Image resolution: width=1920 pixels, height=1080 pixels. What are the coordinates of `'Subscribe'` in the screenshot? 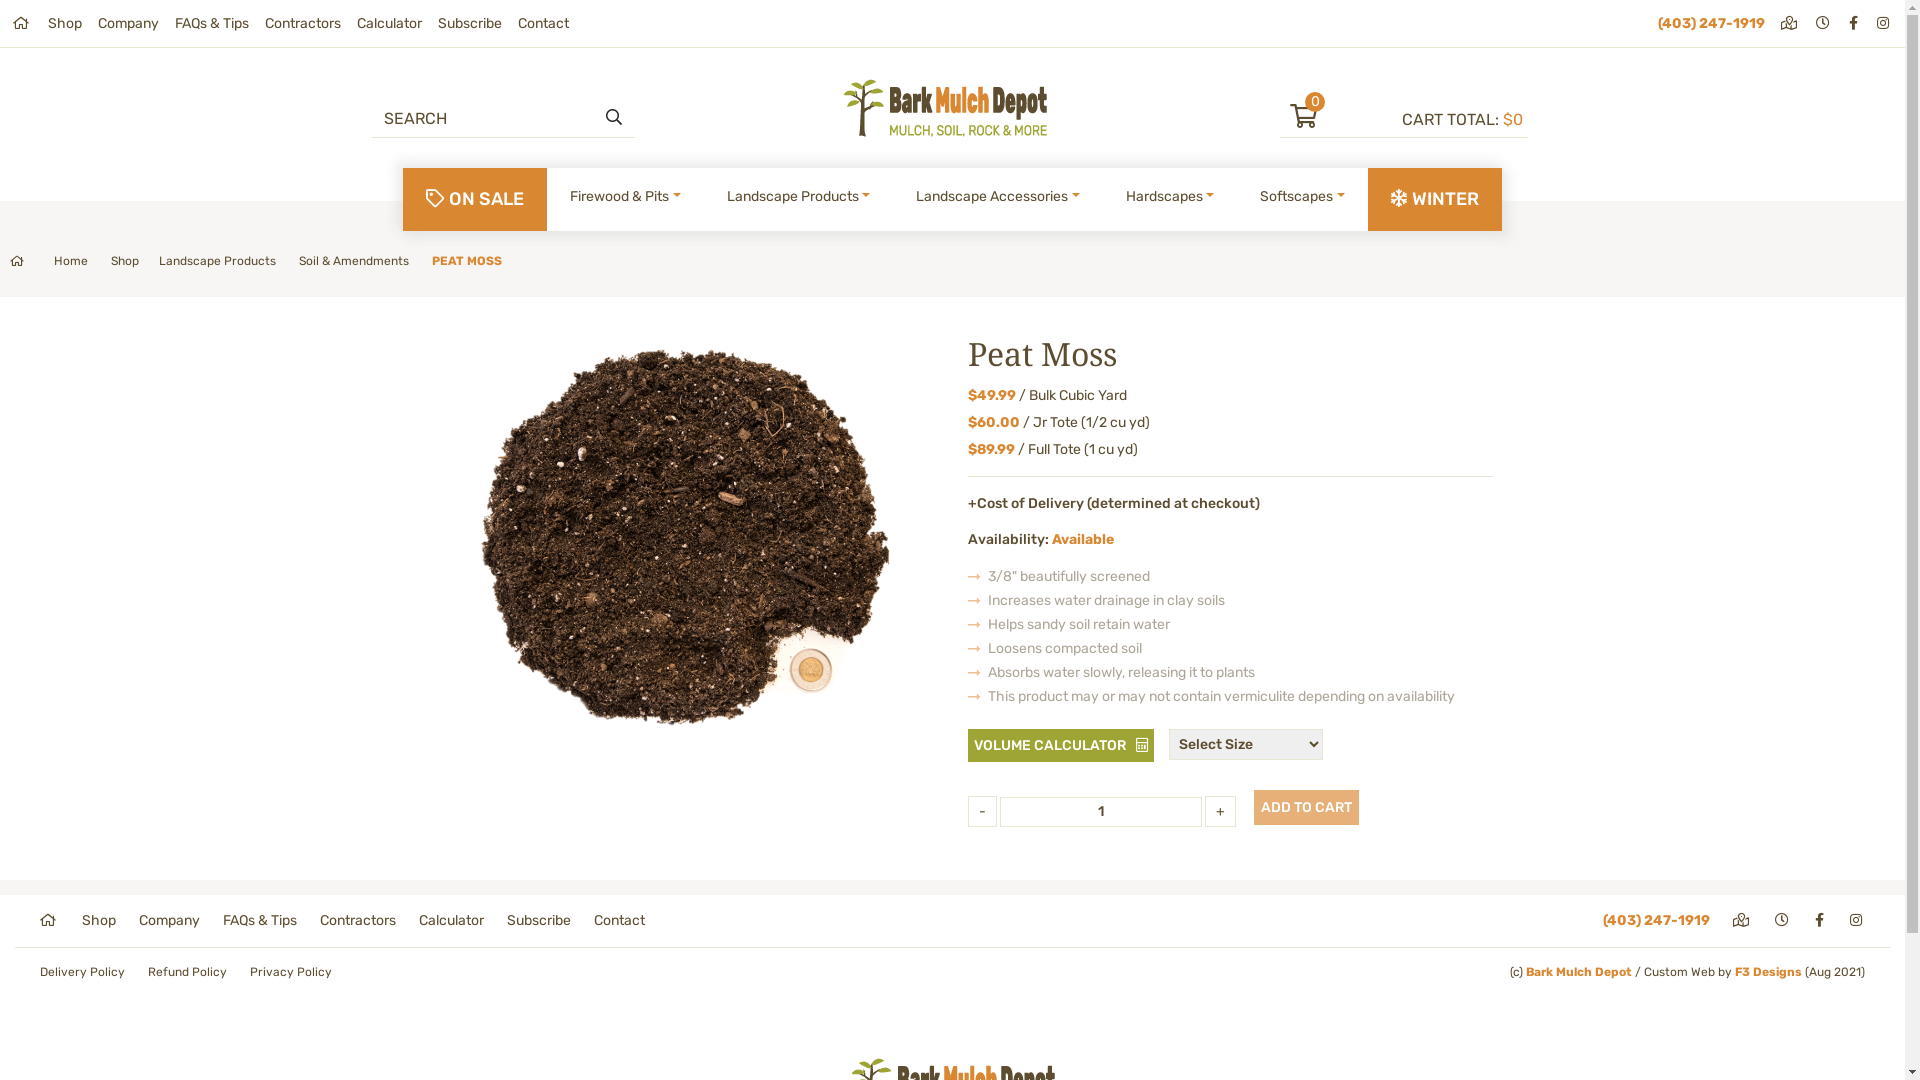 It's located at (538, 920).